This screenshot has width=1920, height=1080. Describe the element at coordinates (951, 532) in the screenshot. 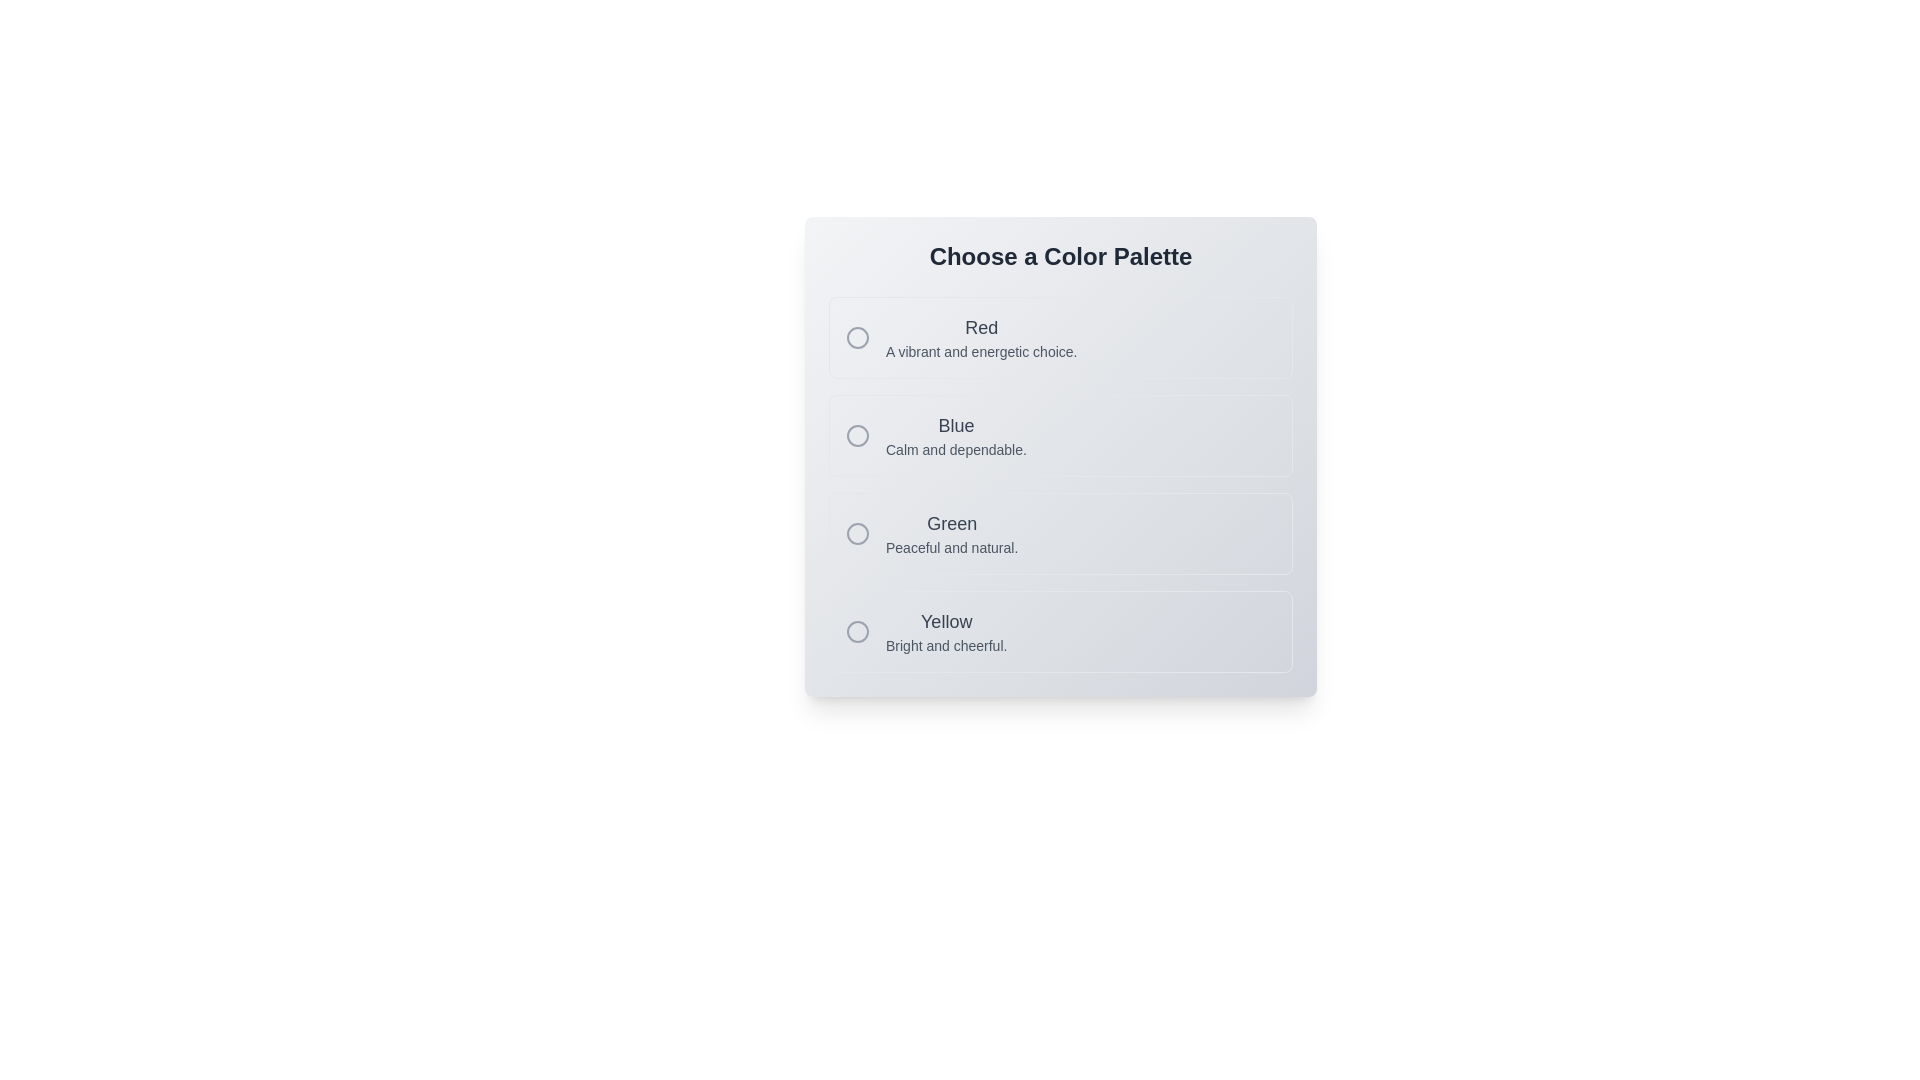

I see `the text block that provides the title and description for the 'Green' option within the color palette selection interface, located between the 'Blue' and 'Yellow' options` at that location.